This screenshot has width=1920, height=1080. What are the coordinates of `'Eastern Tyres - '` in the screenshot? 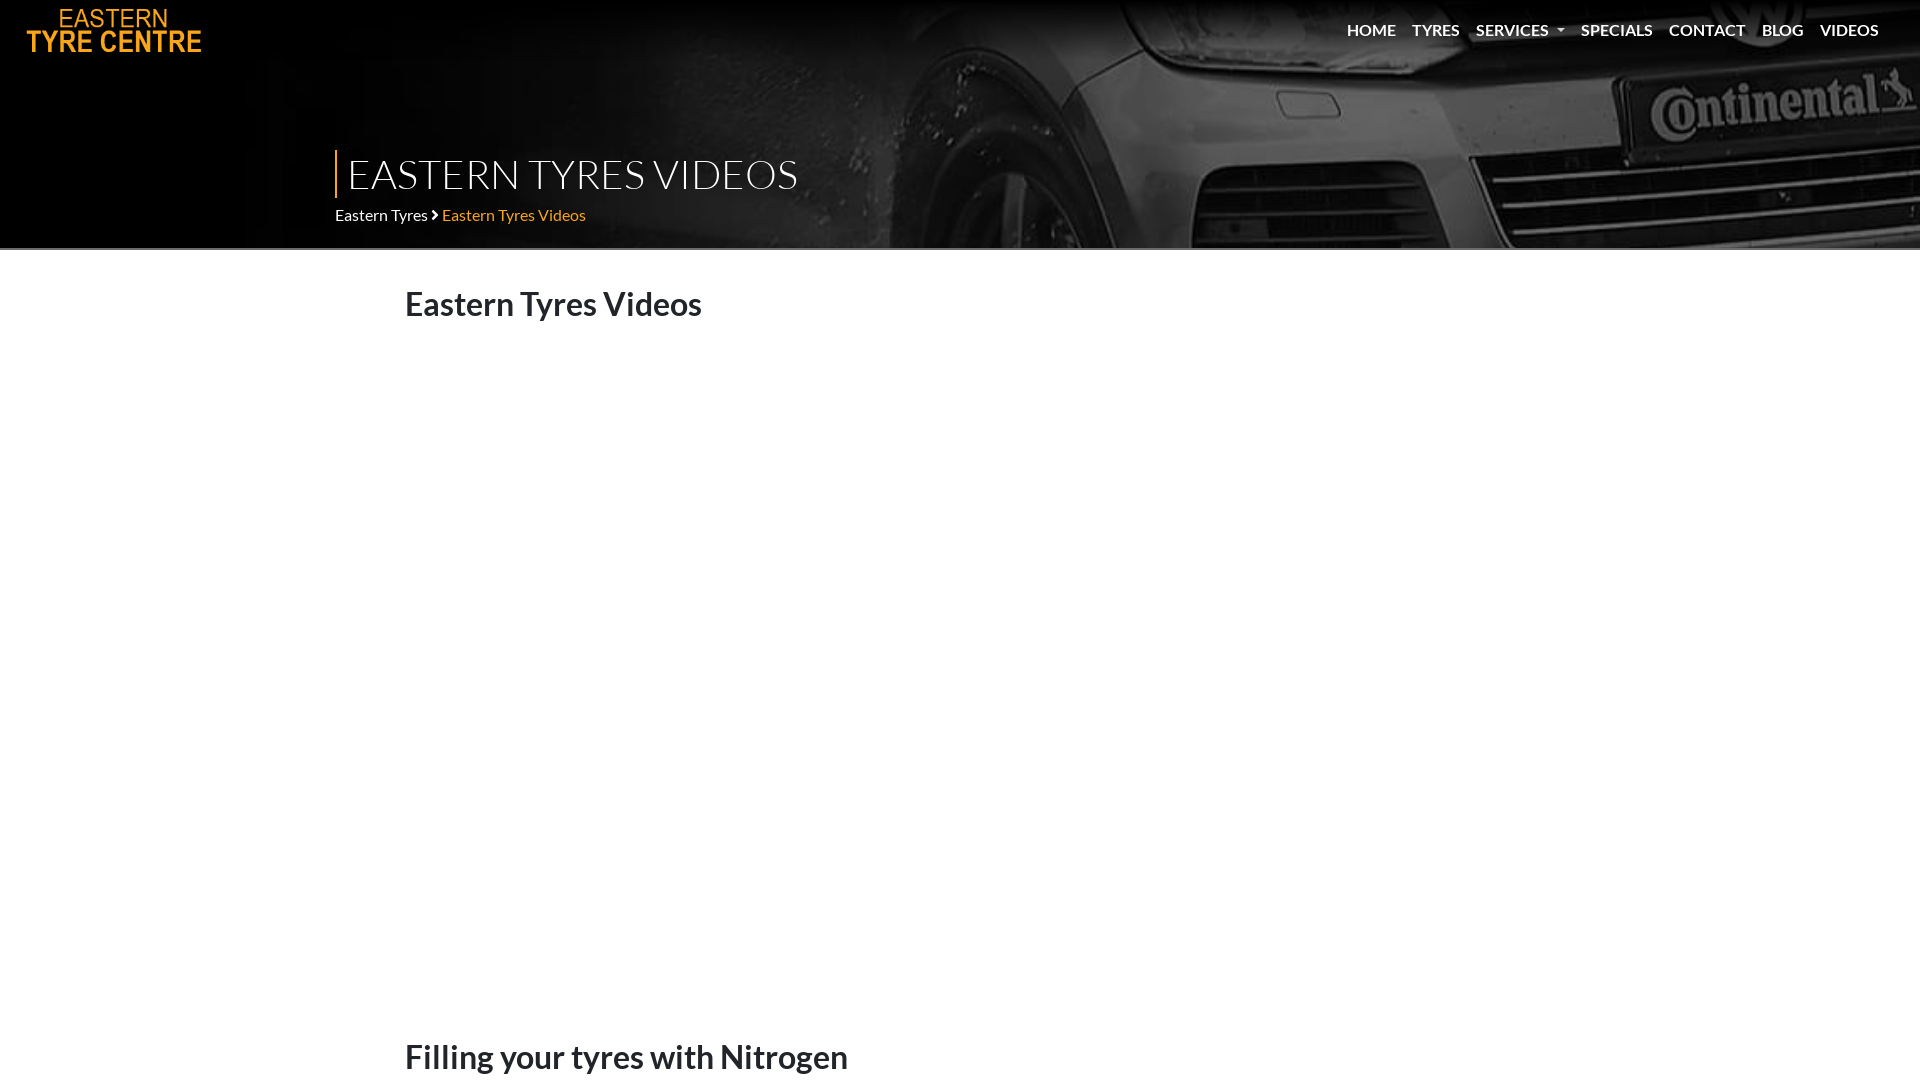 It's located at (114, 30).